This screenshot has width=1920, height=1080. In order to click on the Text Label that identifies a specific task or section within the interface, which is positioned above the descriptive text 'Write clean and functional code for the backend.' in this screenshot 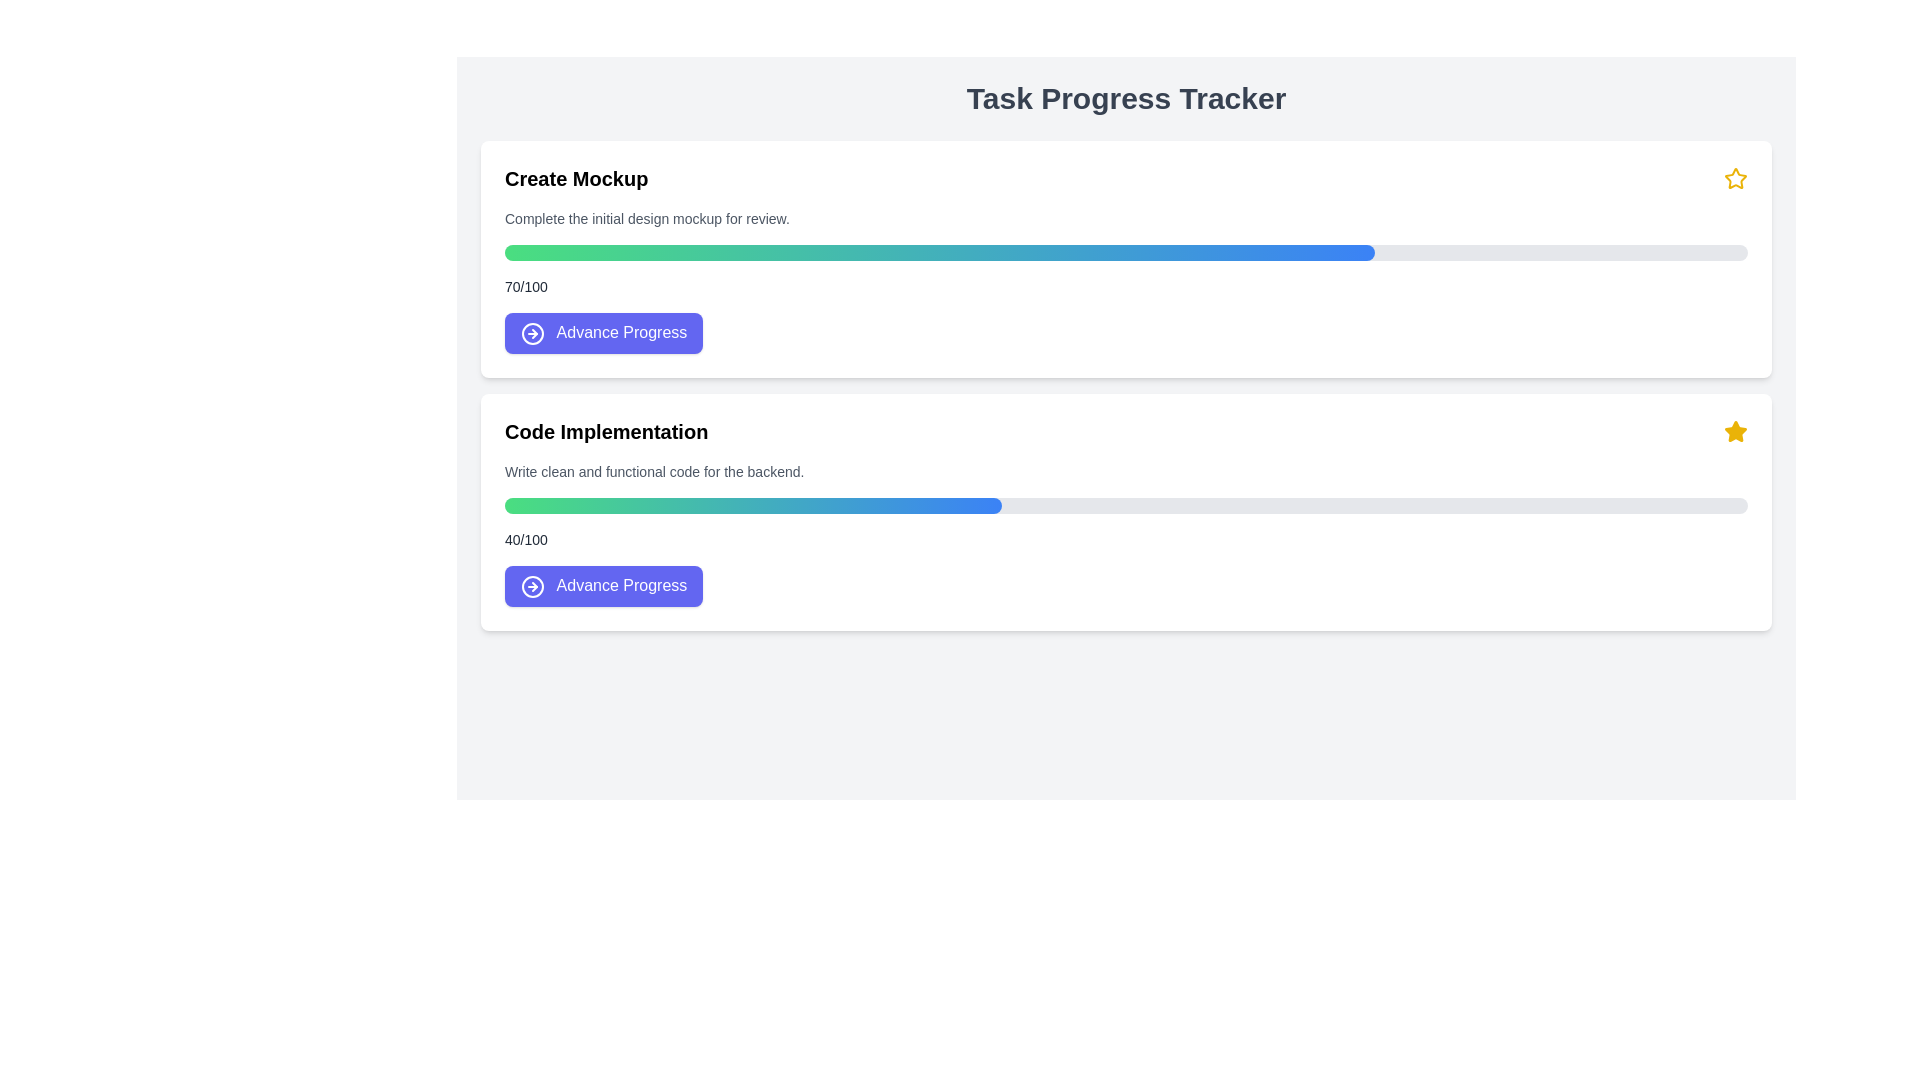, I will do `click(605, 430)`.